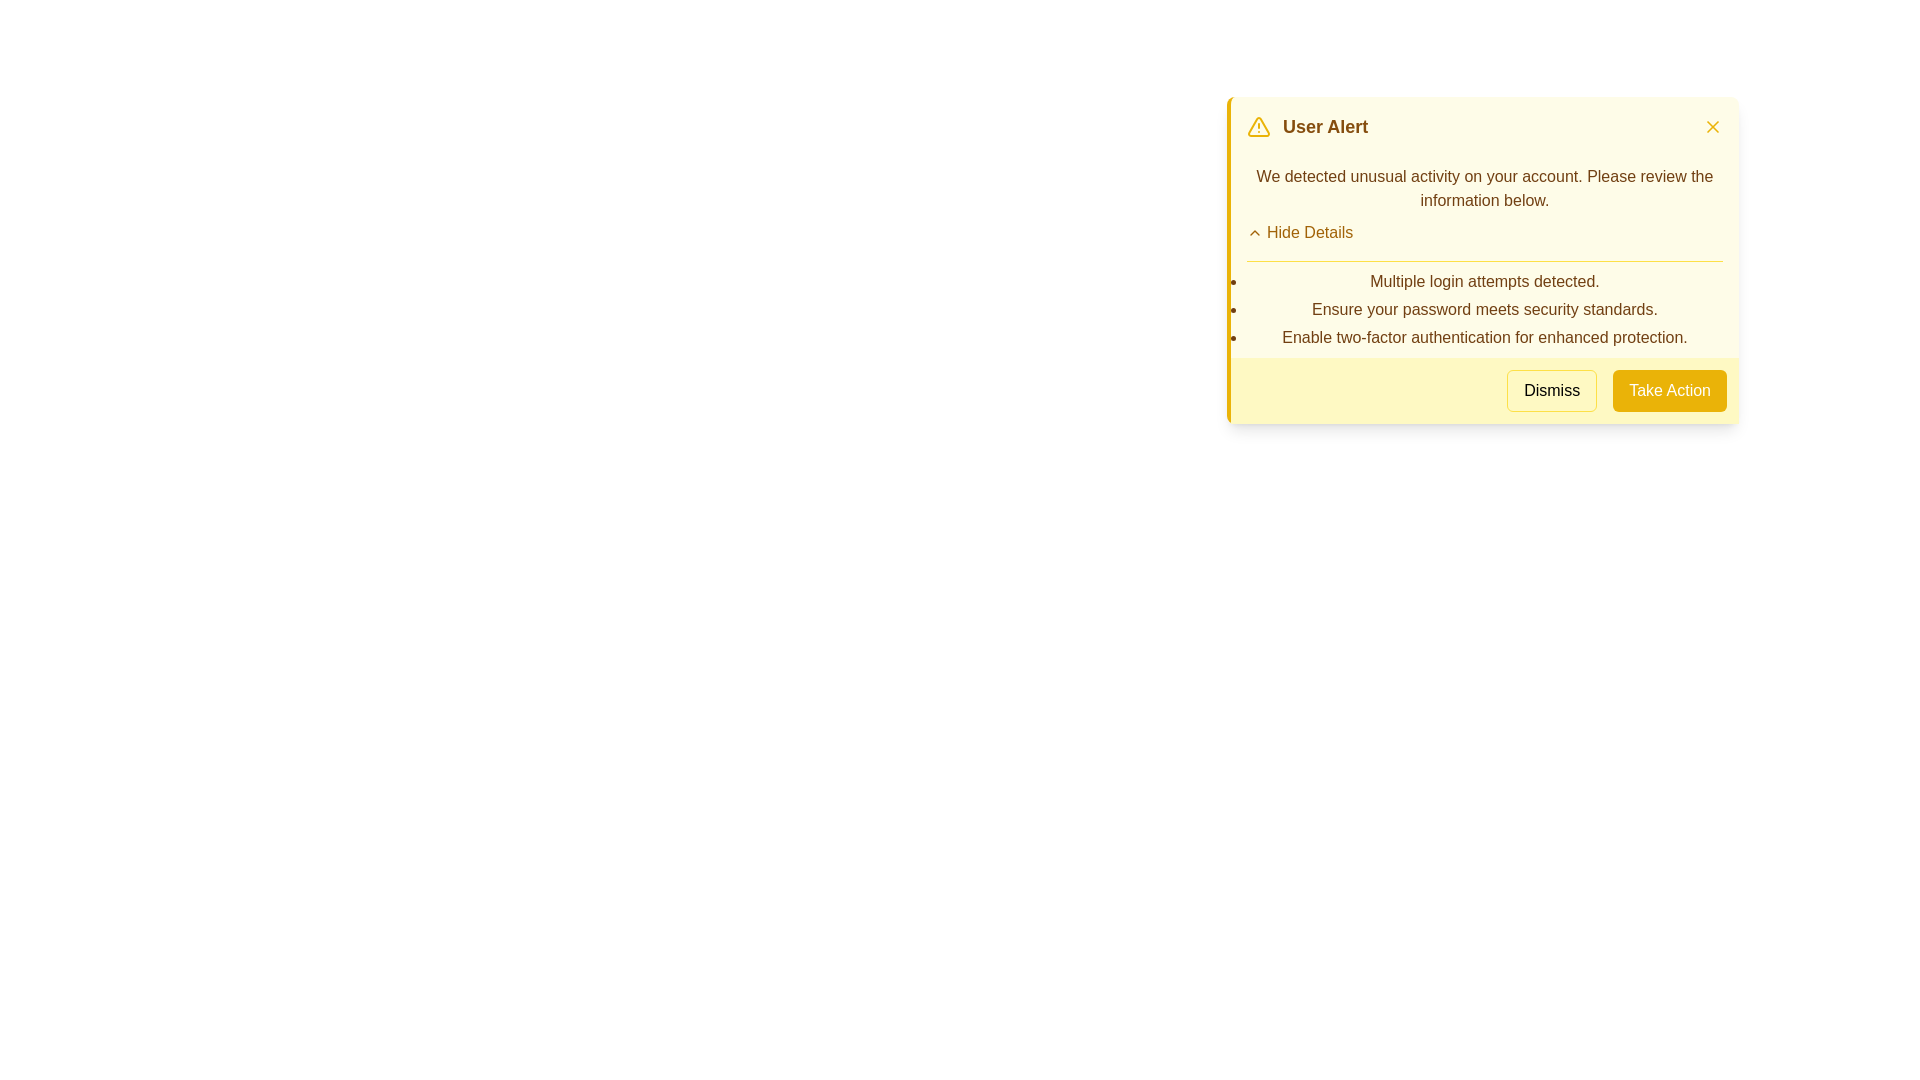 The height and width of the screenshot is (1080, 1920). What do you see at coordinates (1300, 231) in the screenshot?
I see `the 'Hide Details' interactive text with an icon styled in yellow` at bounding box center [1300, 231].